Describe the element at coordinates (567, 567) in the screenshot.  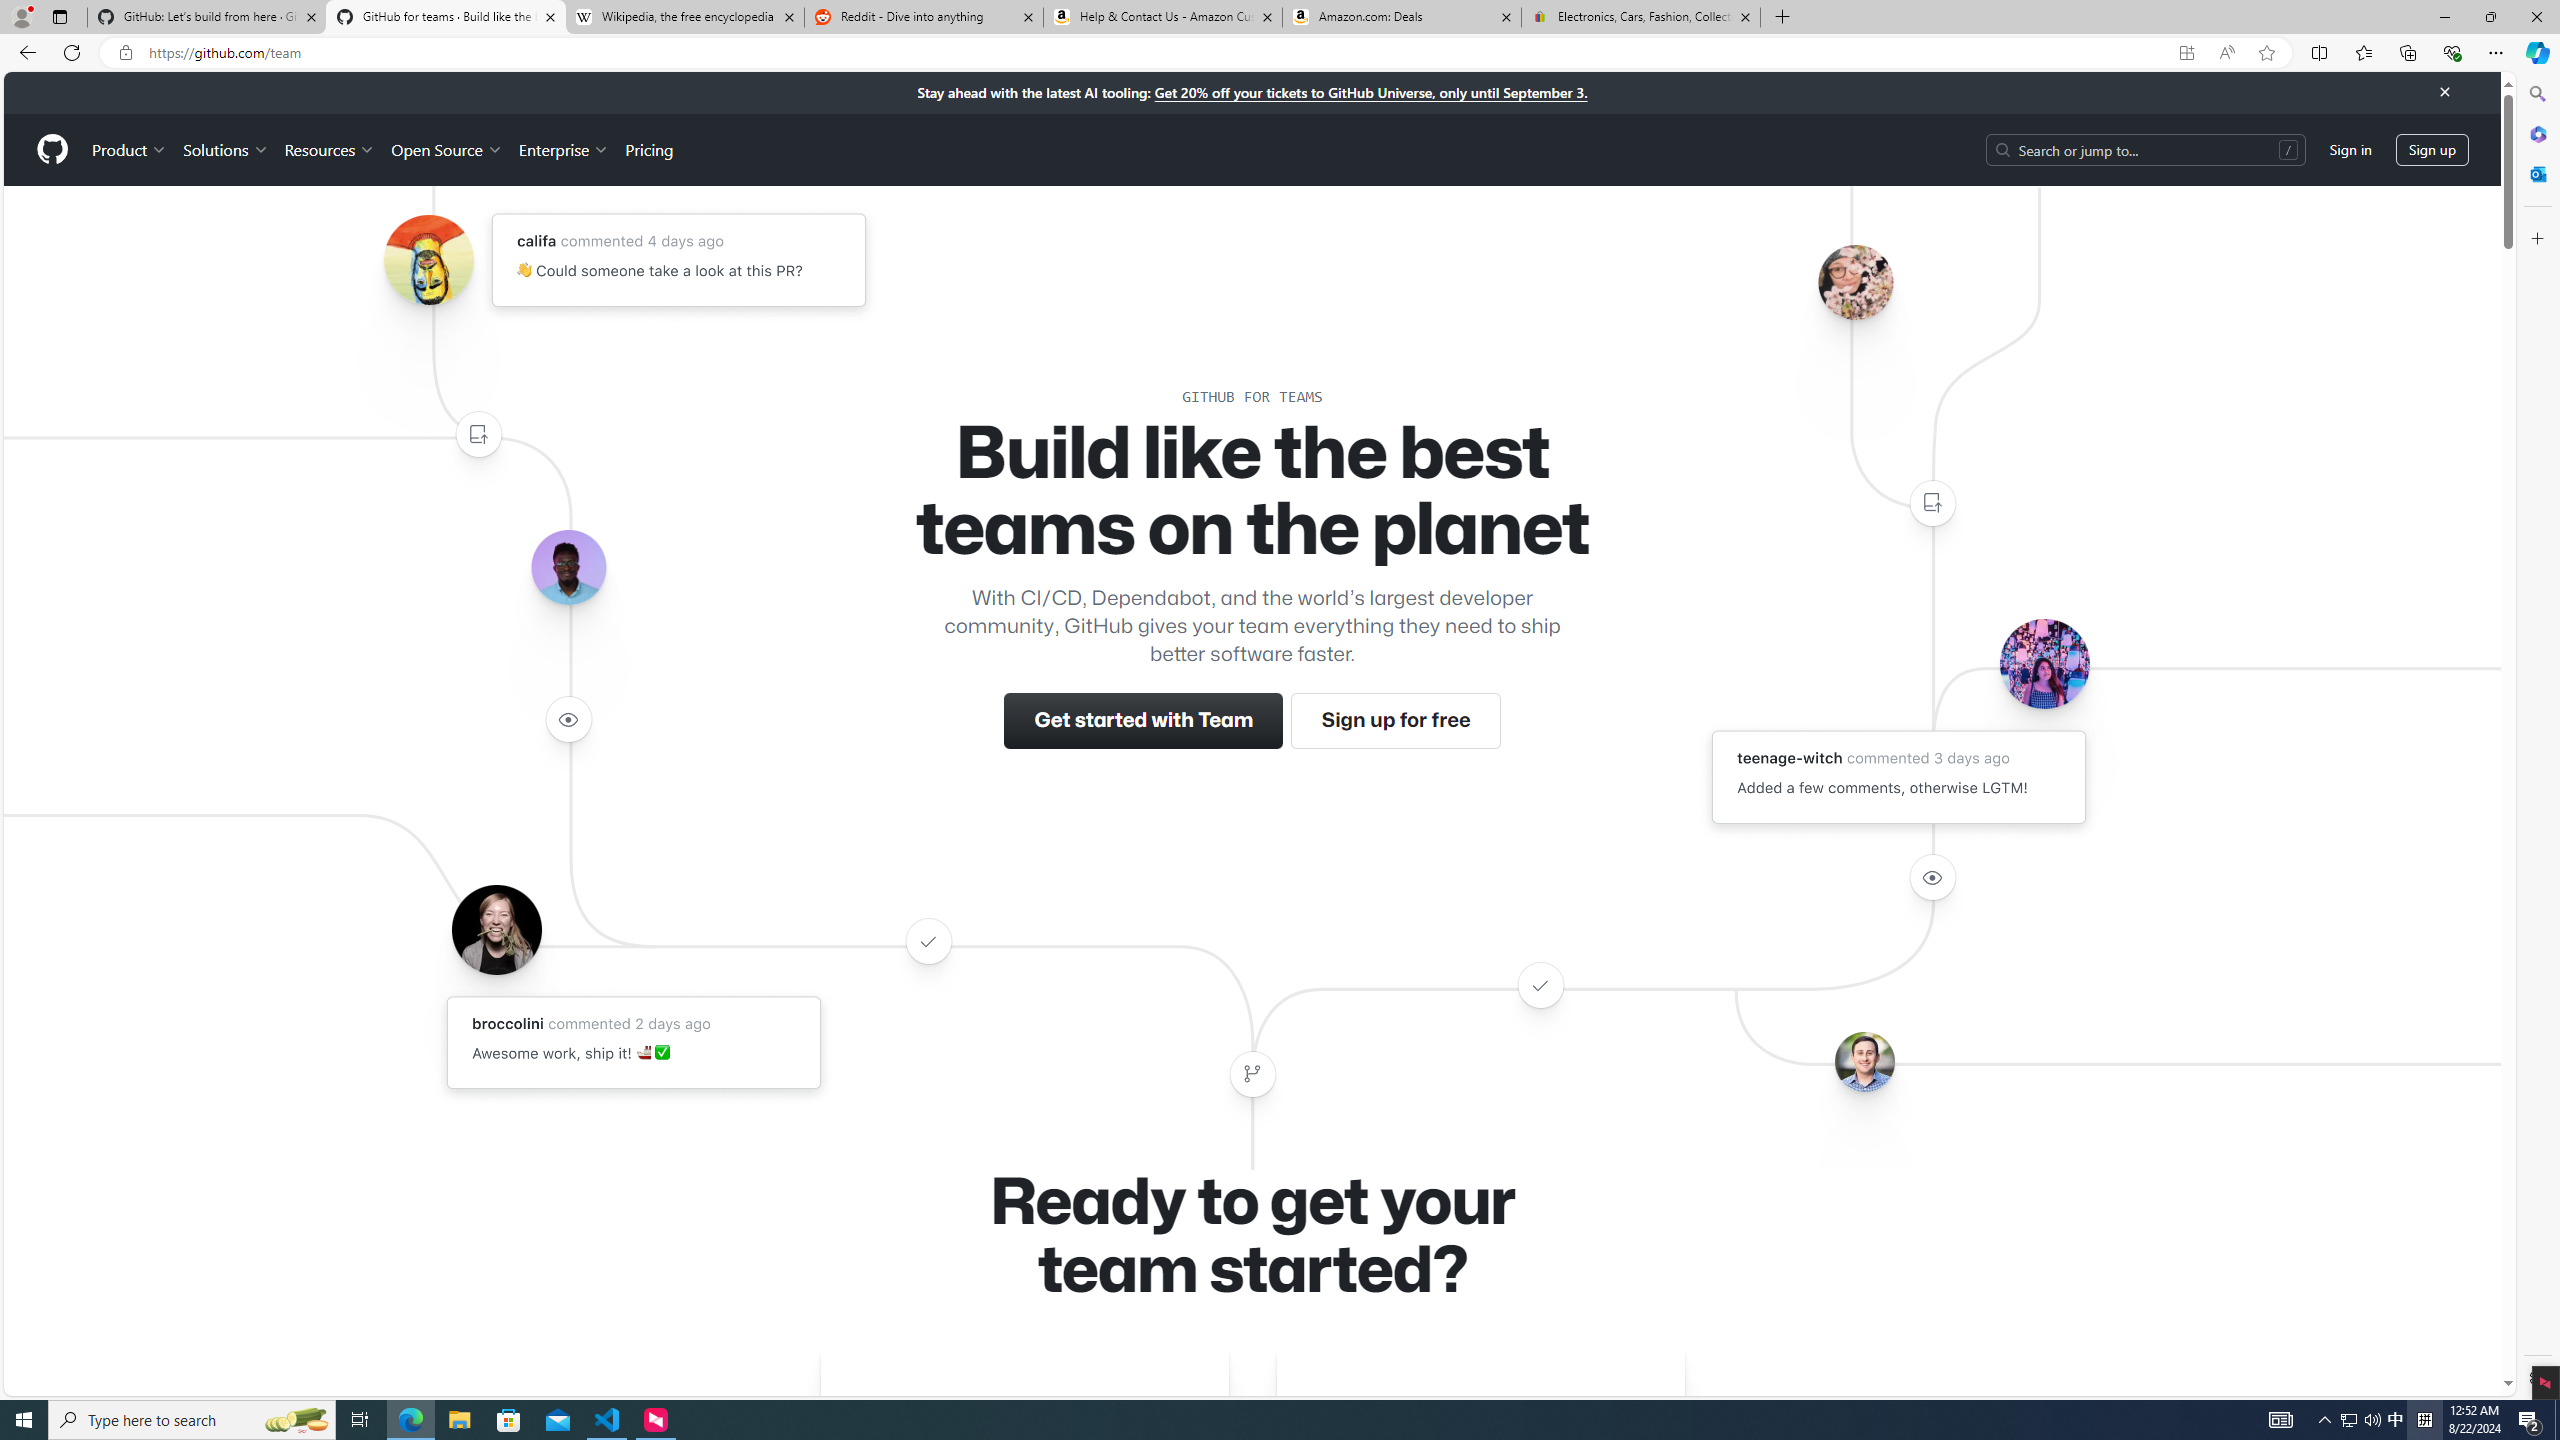
I see `'Avatar of the user lerebear'` at that location.